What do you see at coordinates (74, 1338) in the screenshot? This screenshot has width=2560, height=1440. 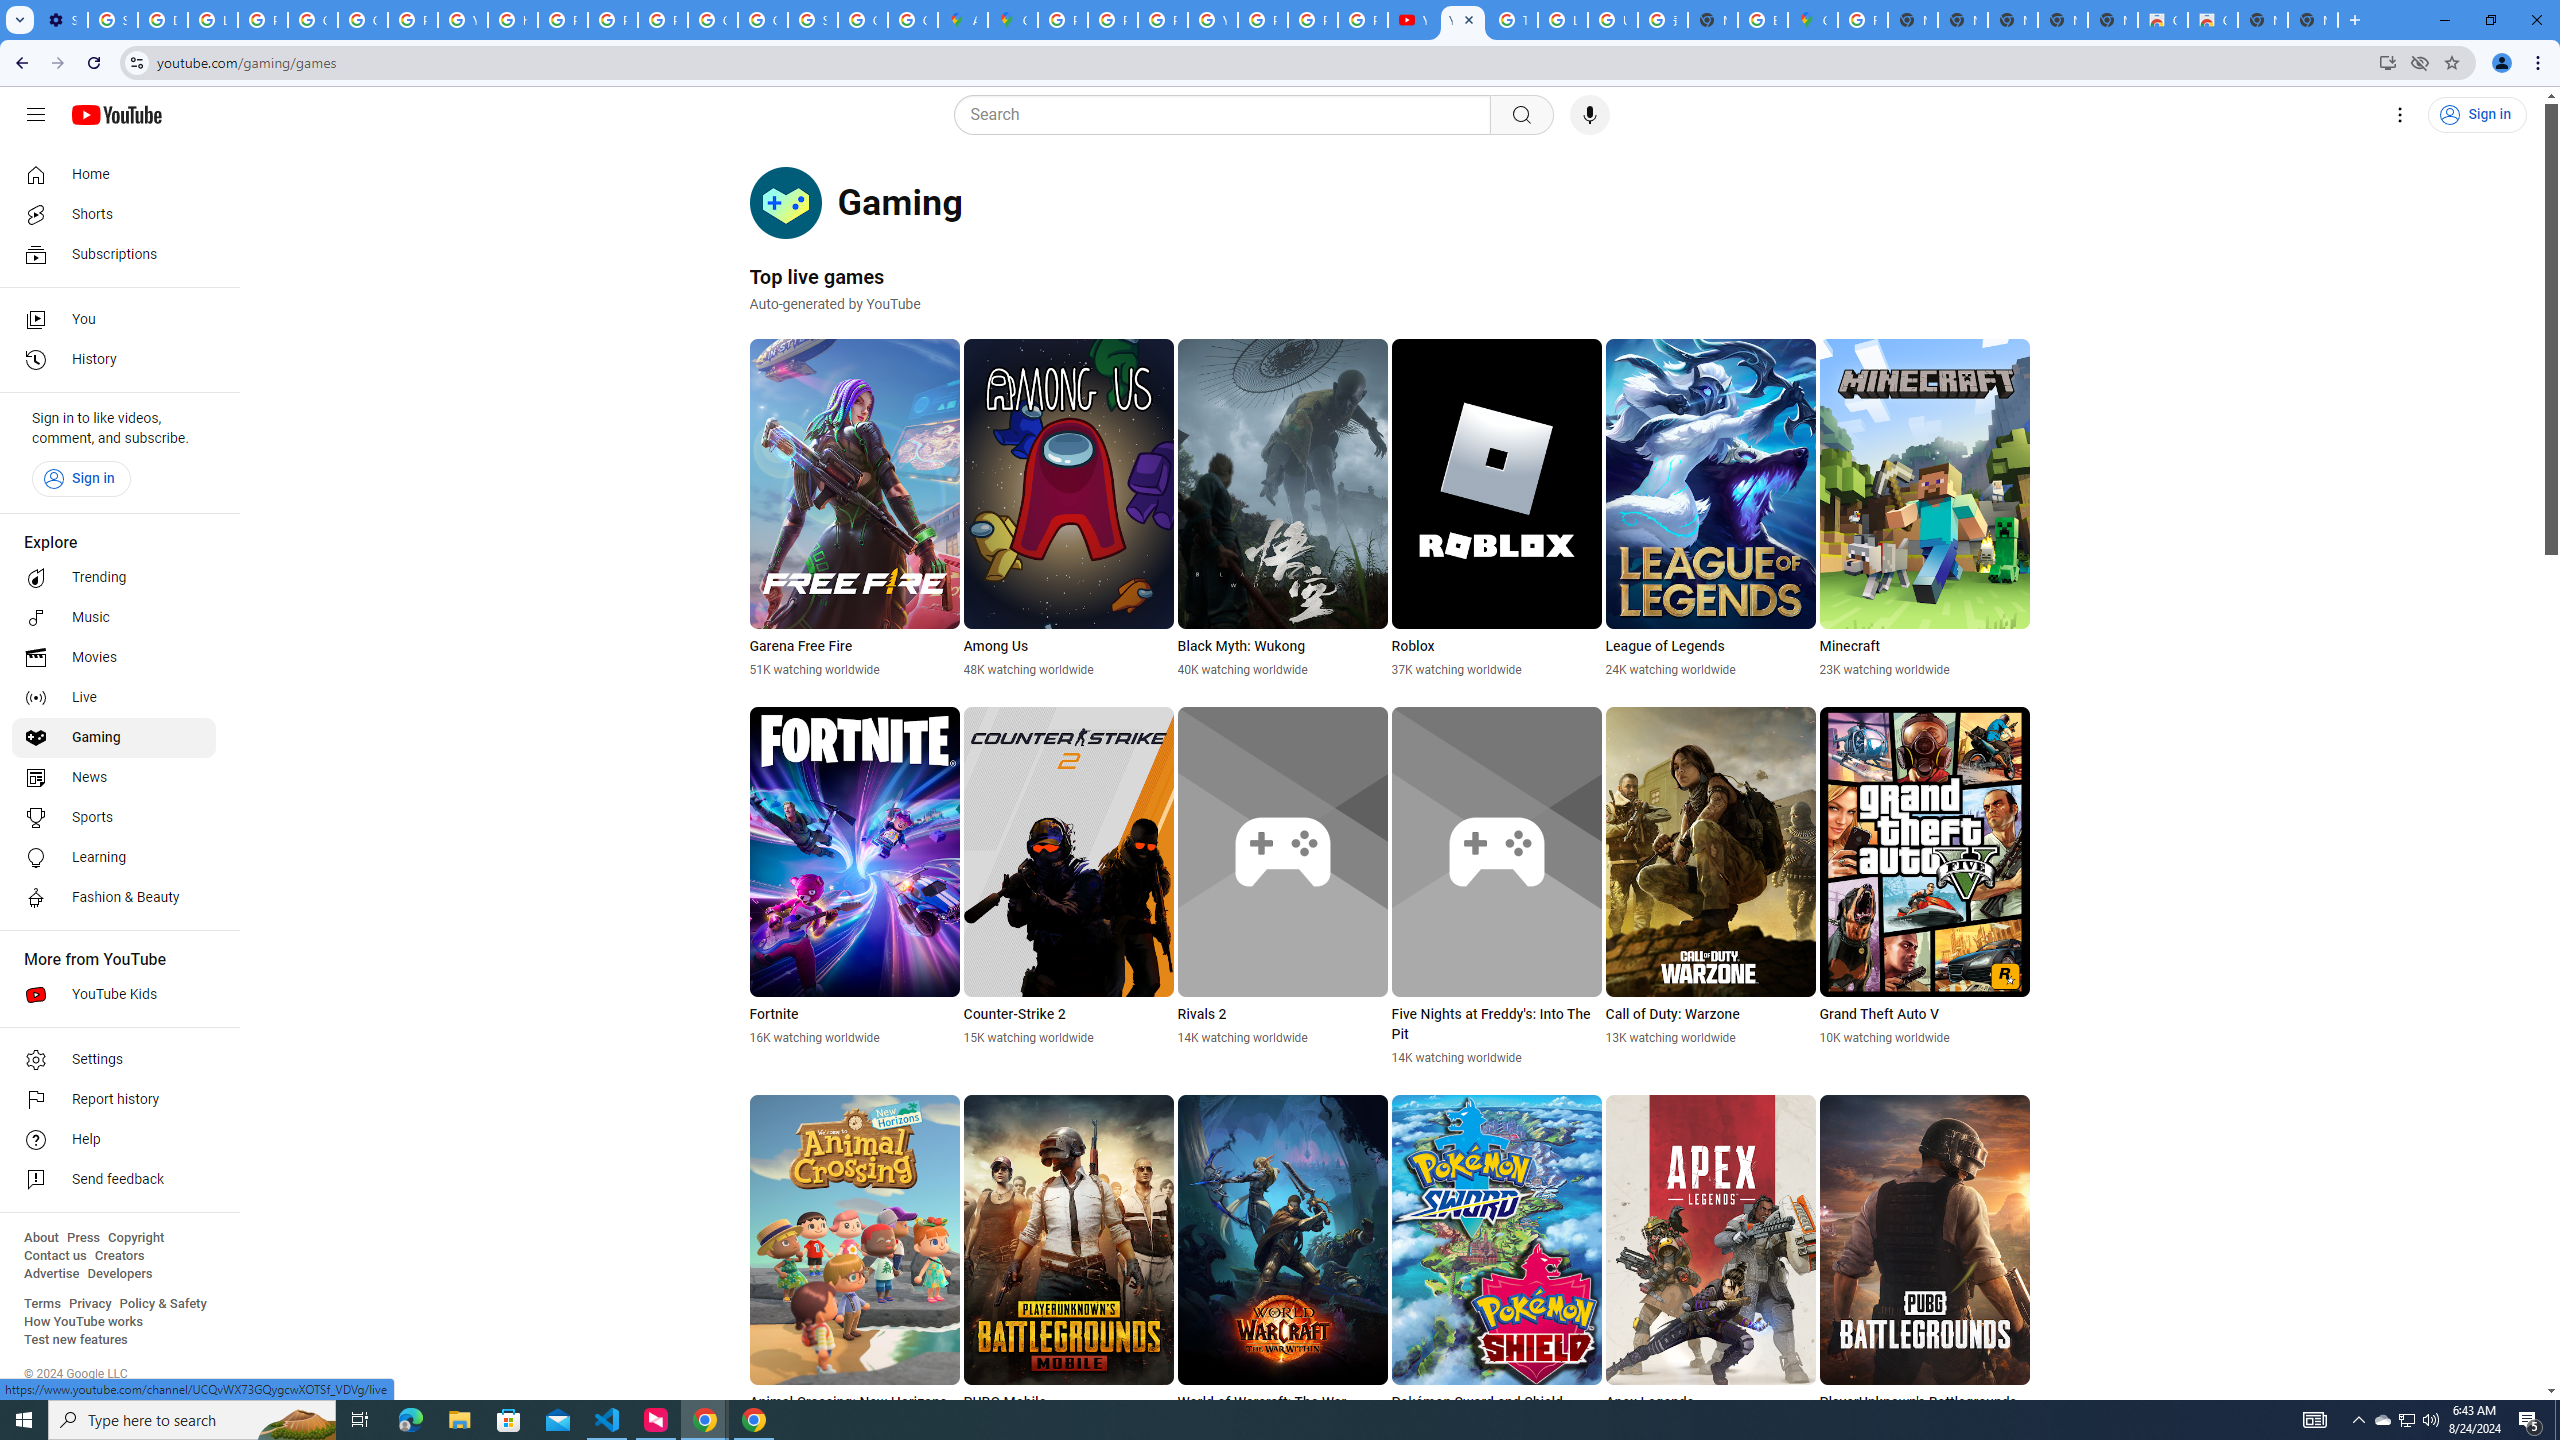 I see `'Test new features'` at bounding box center [74, 1338].